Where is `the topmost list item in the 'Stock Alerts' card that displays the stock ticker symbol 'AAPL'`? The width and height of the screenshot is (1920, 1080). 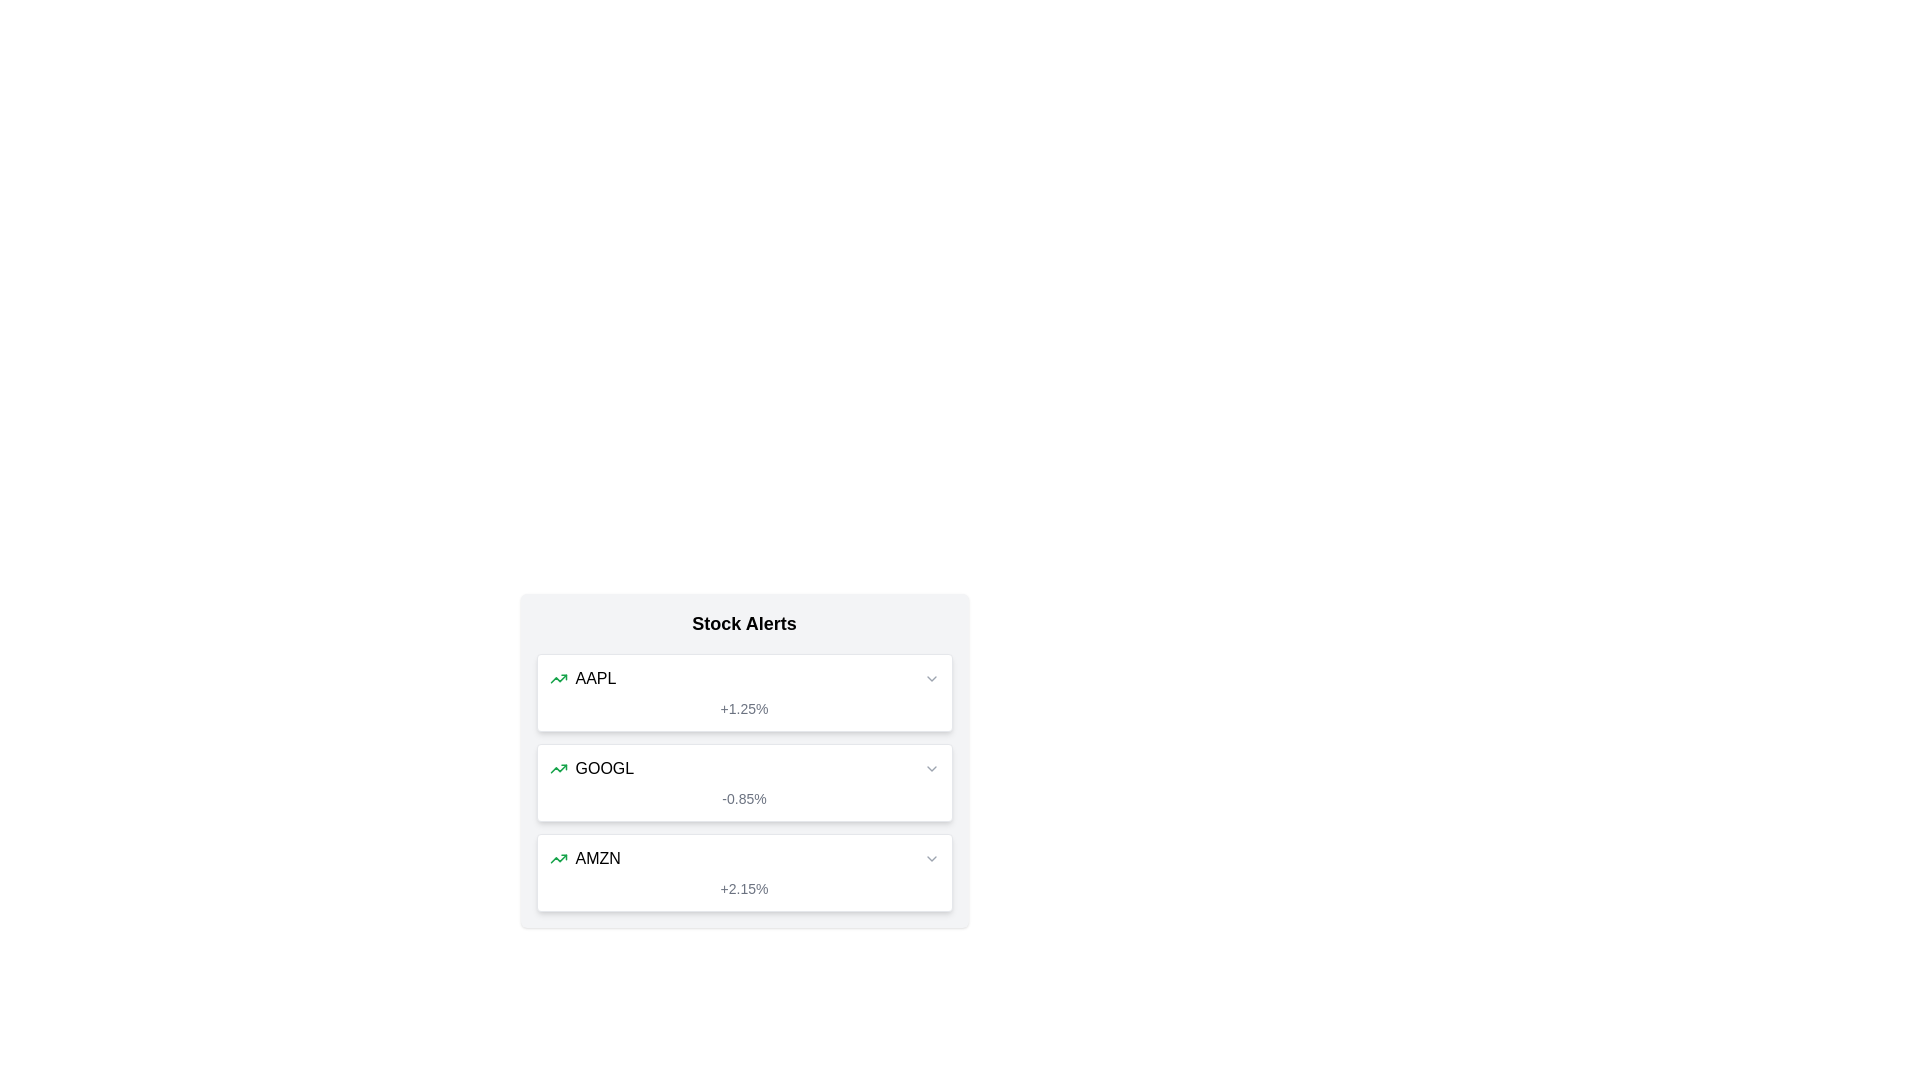
the topmost list item in the 'Stock Alerts' card that displays the stock ticker symbol 'AAPL' is located at coordinates (581, 677).